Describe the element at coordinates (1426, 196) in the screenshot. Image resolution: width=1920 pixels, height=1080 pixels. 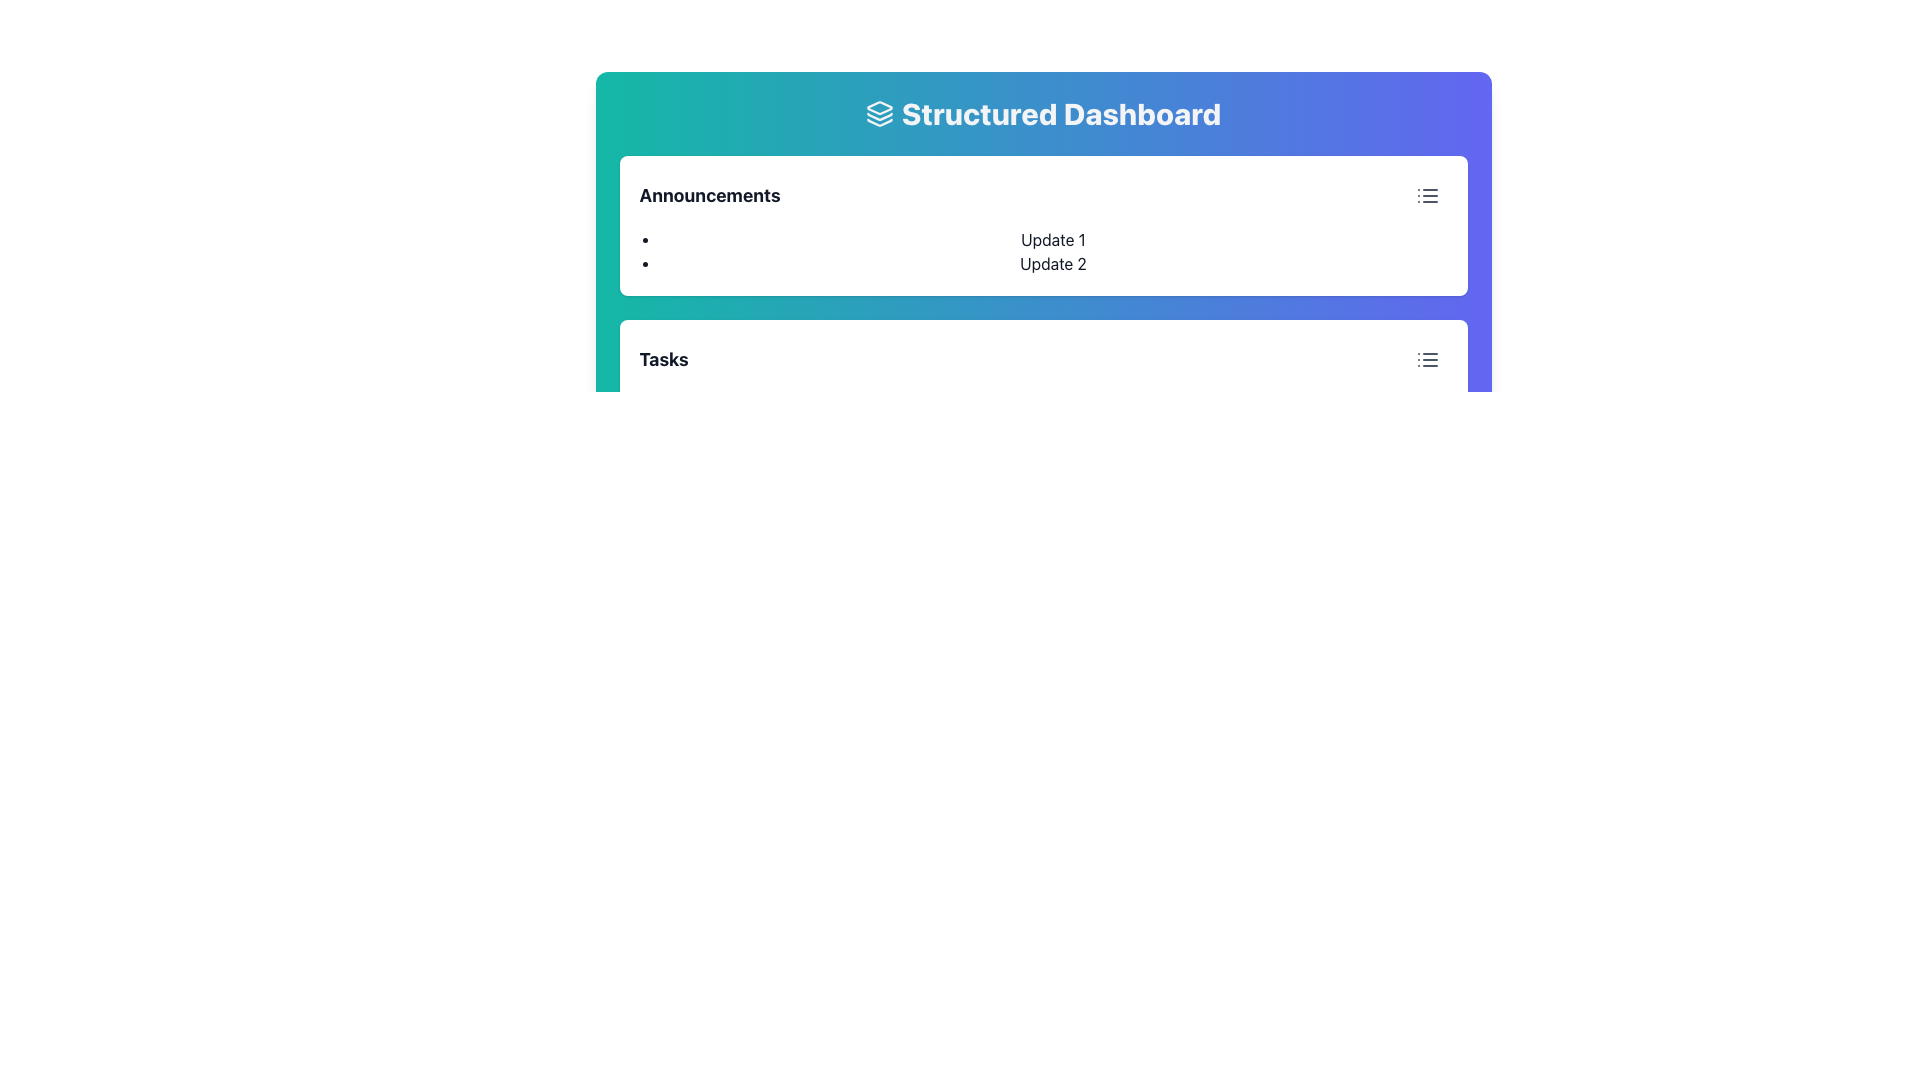
I see `the small list icon with three horizontal lines and three dots on the left` at that location.